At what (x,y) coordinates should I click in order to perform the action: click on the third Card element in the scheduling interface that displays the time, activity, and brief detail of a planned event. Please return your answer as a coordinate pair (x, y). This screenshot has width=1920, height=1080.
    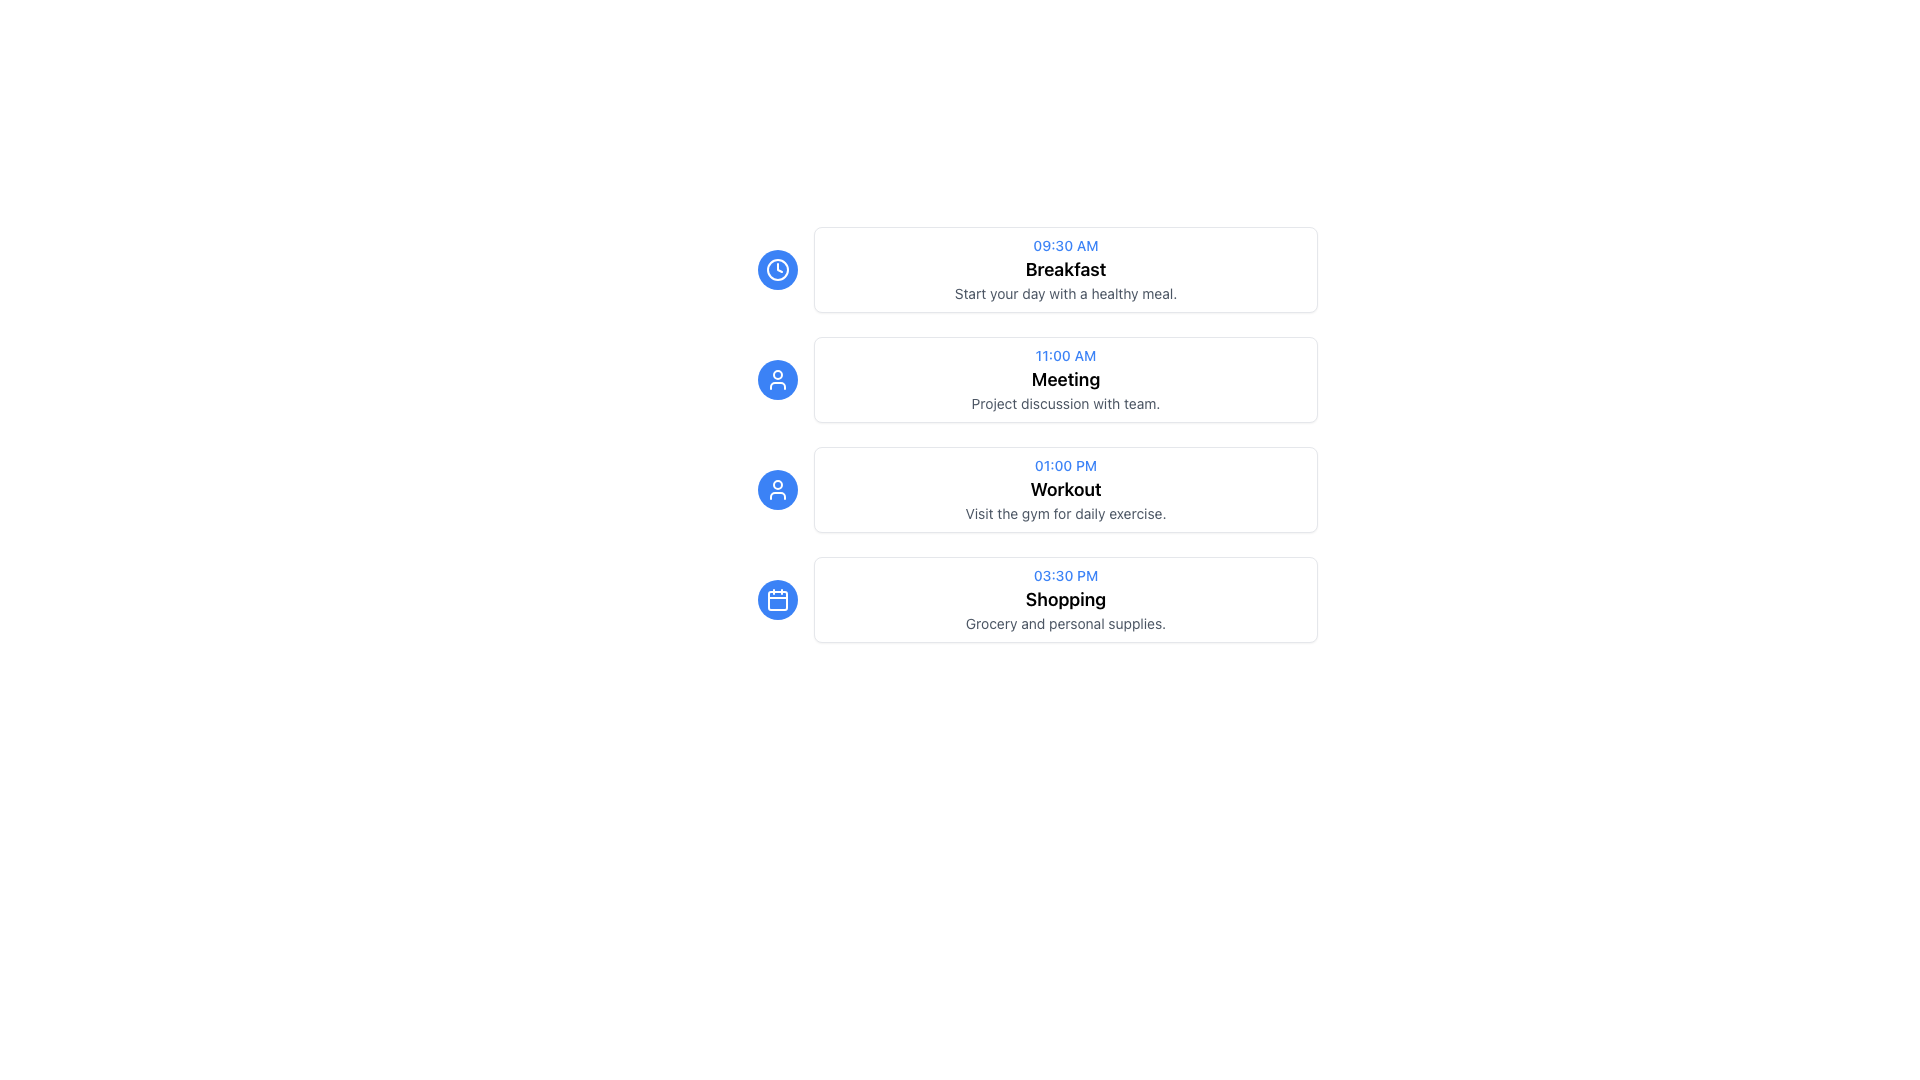
    Looking at the image, I should click on (1030, 446).